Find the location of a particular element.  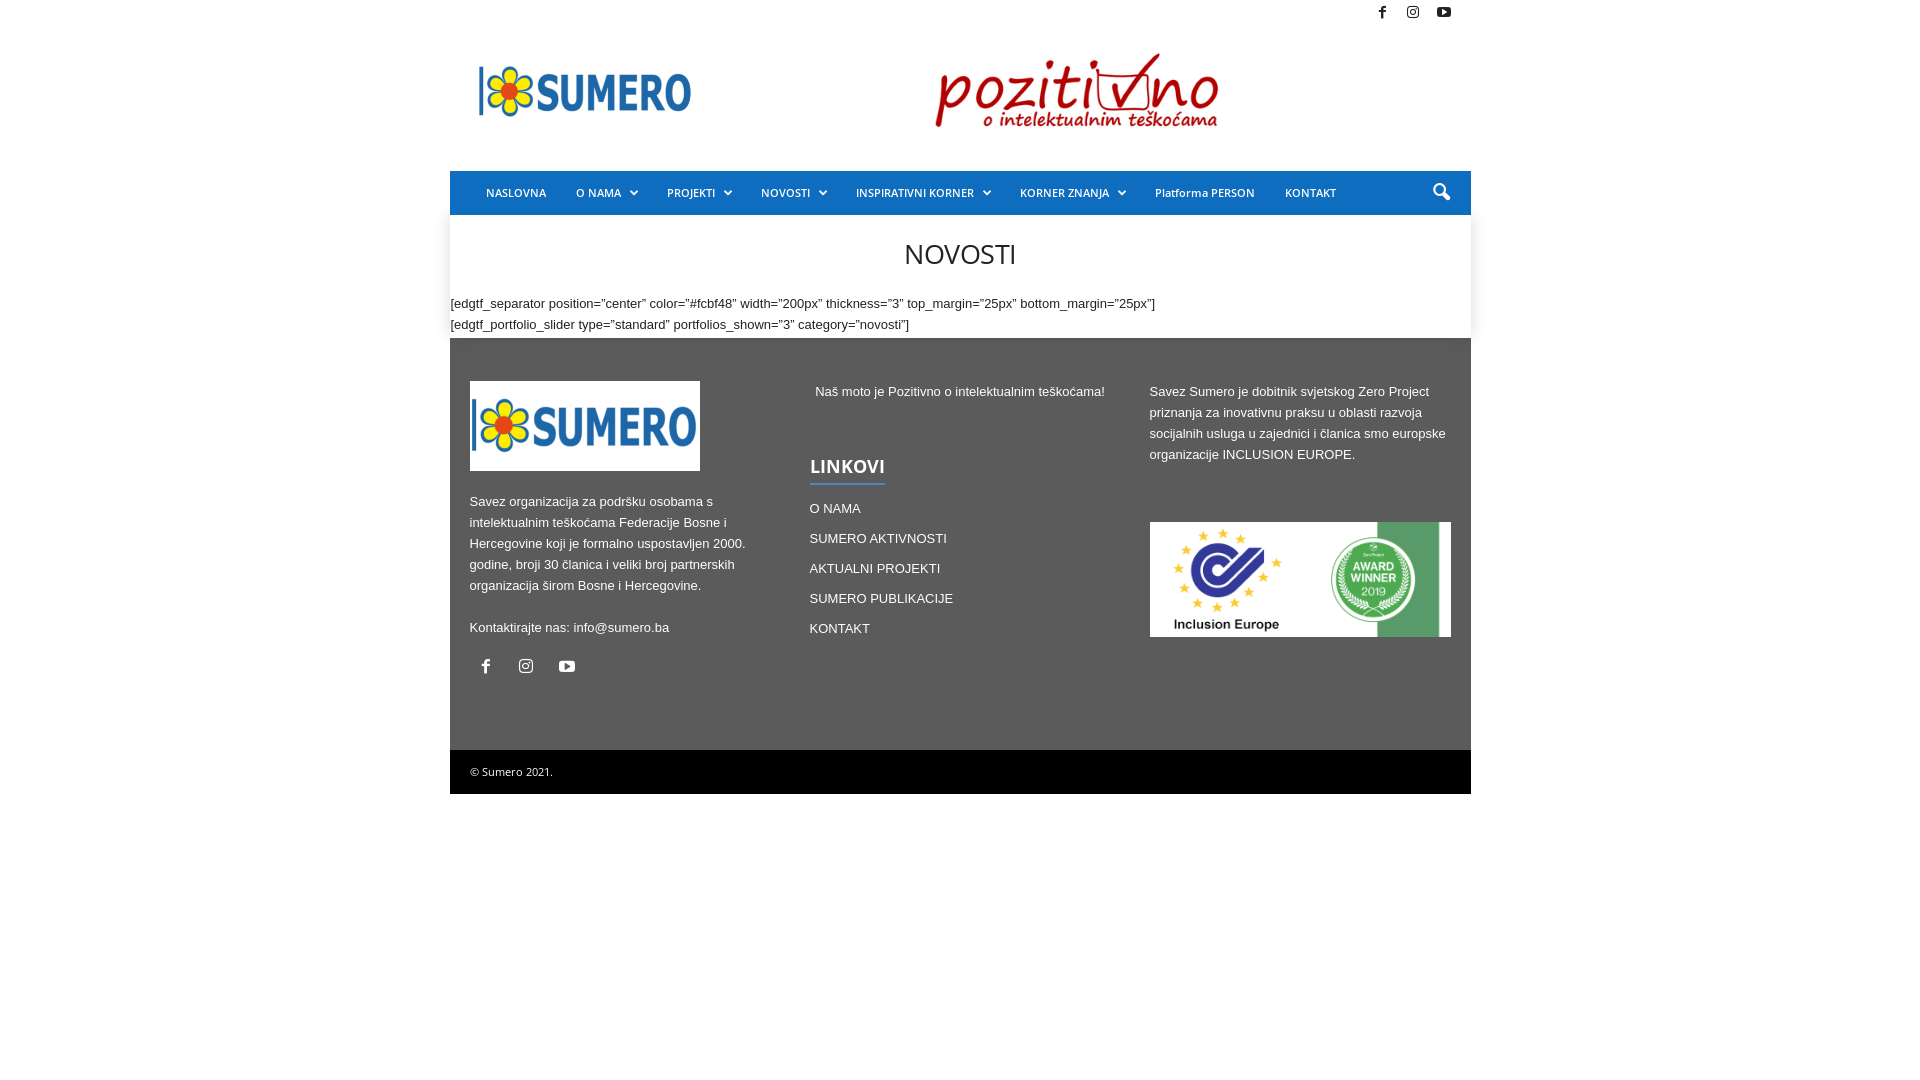

'Savez Sumero' is located at coordinates (584, 92).